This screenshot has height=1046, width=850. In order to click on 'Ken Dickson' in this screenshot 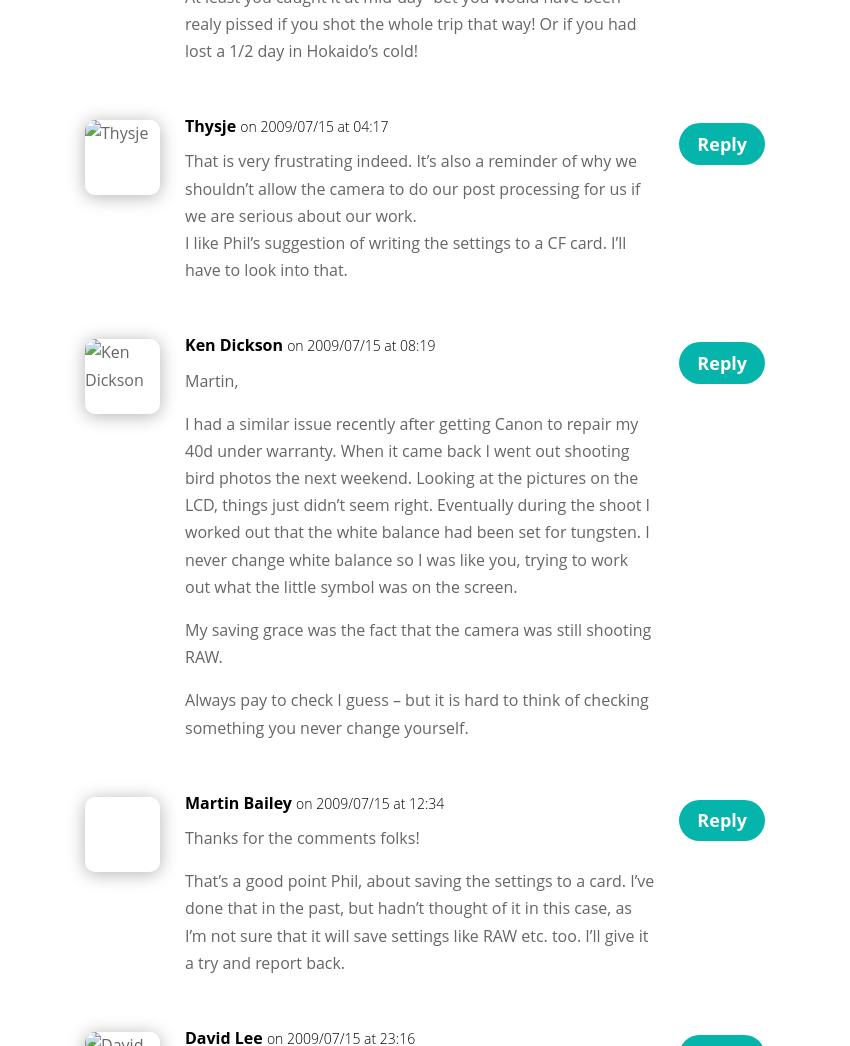, I will do `click(234, 343)`.